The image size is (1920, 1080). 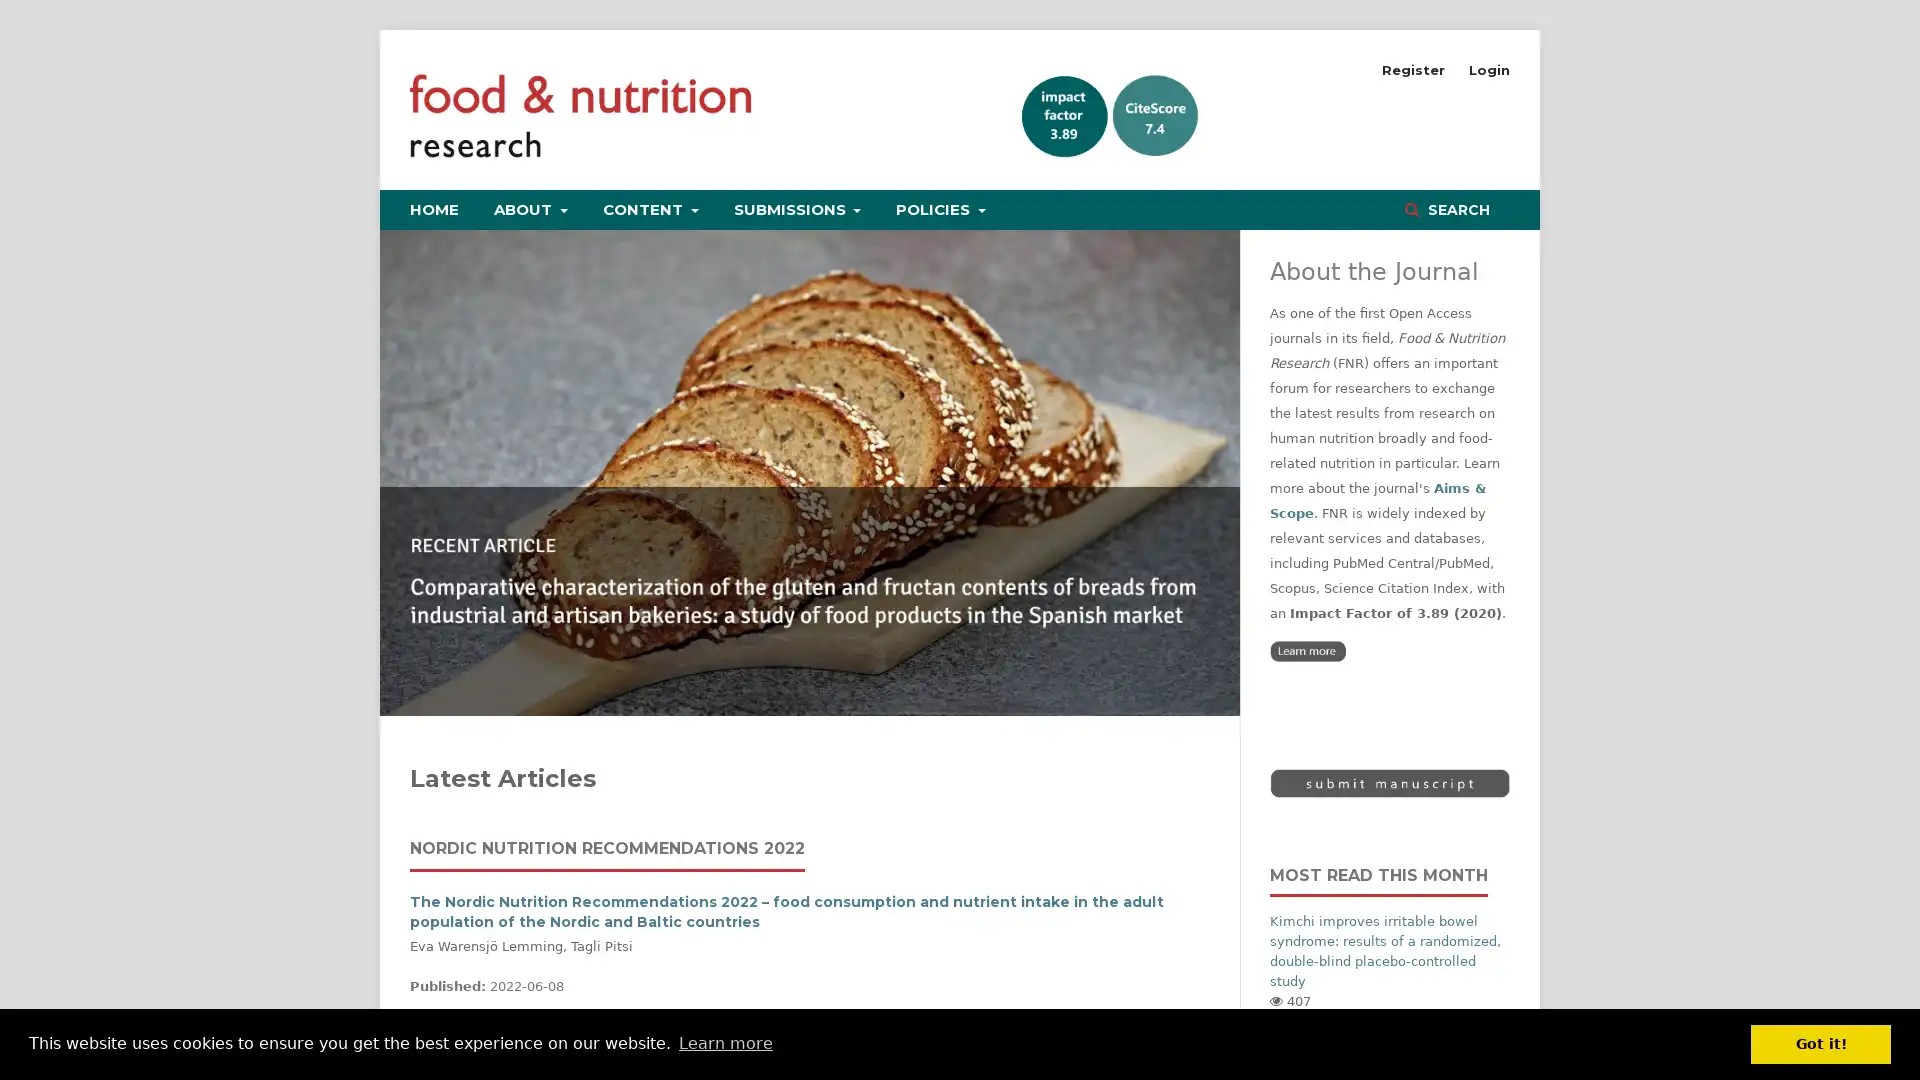 What do you see at coordinates (1820, 1043) in the screenshot?
I see `dismiss cookie message` at bounding box center [1820, 1043].